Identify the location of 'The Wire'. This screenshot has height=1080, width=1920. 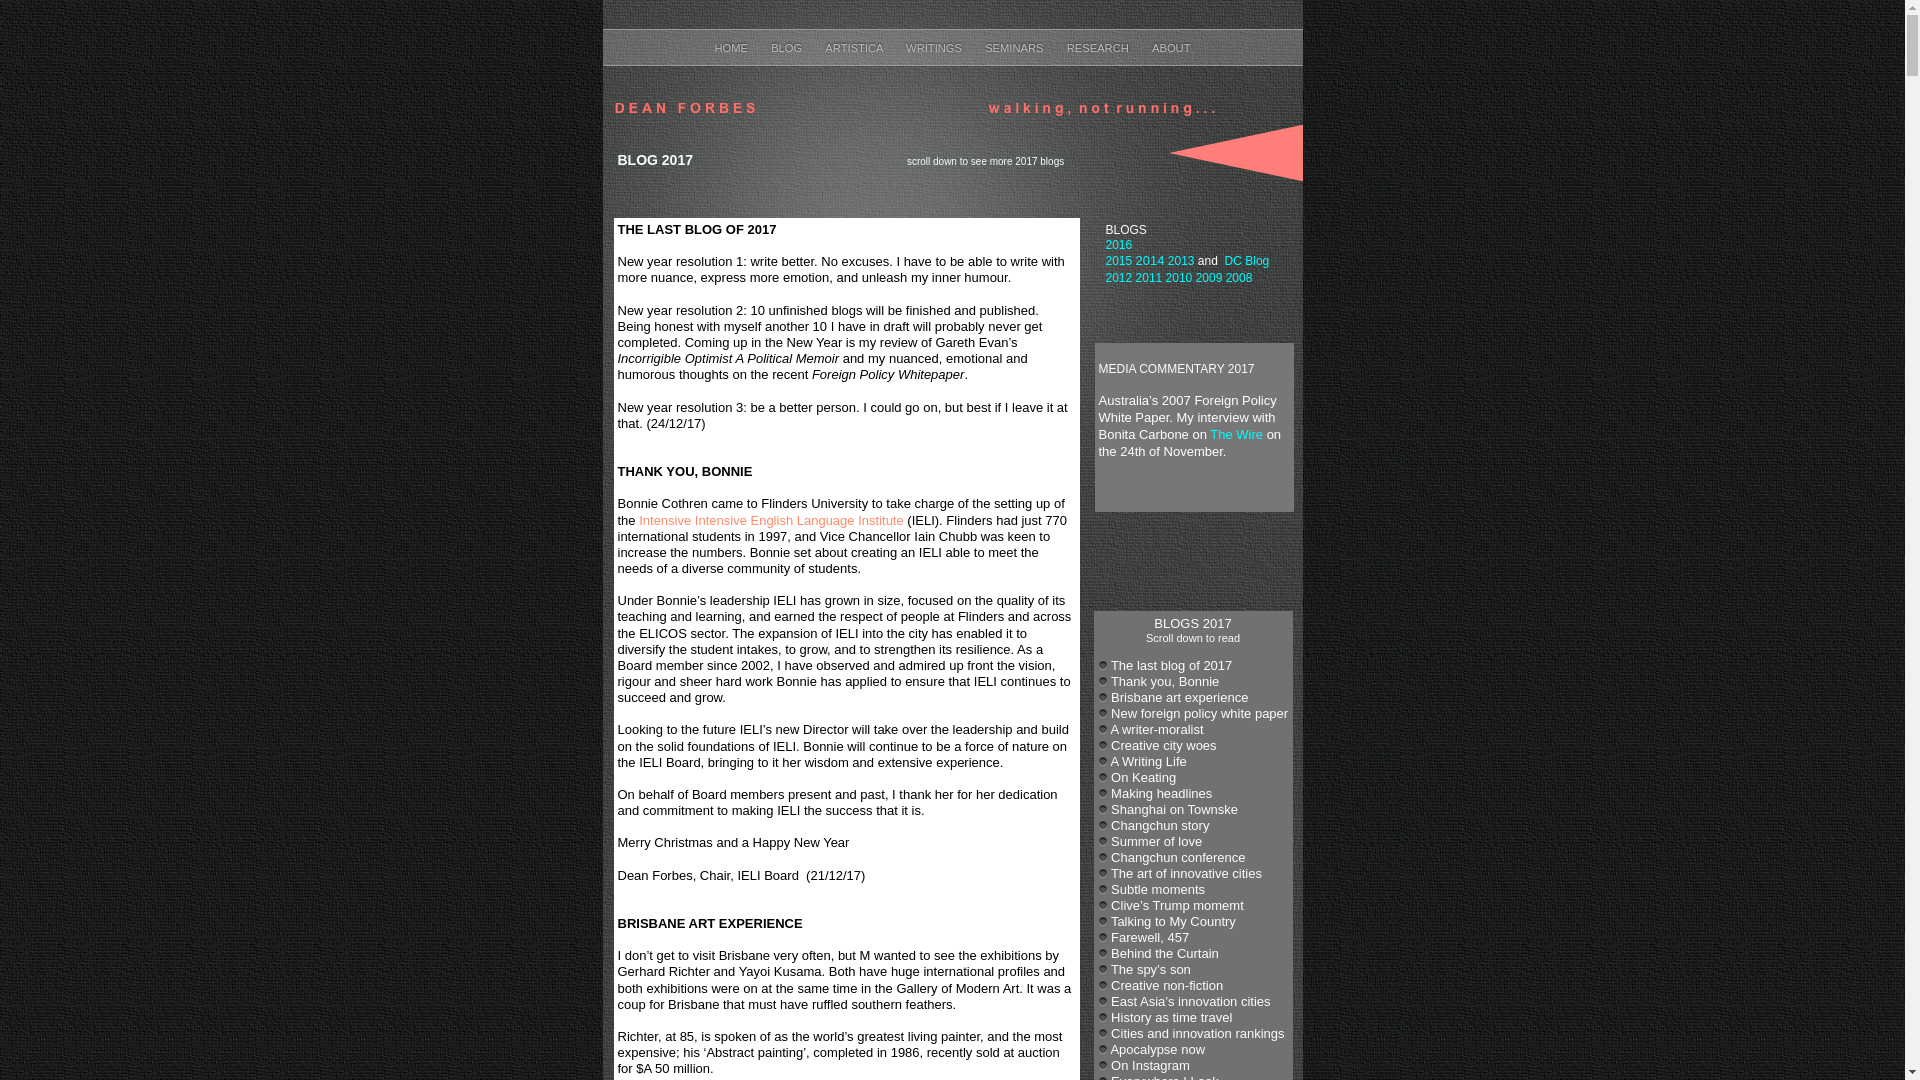
(1235, 433).